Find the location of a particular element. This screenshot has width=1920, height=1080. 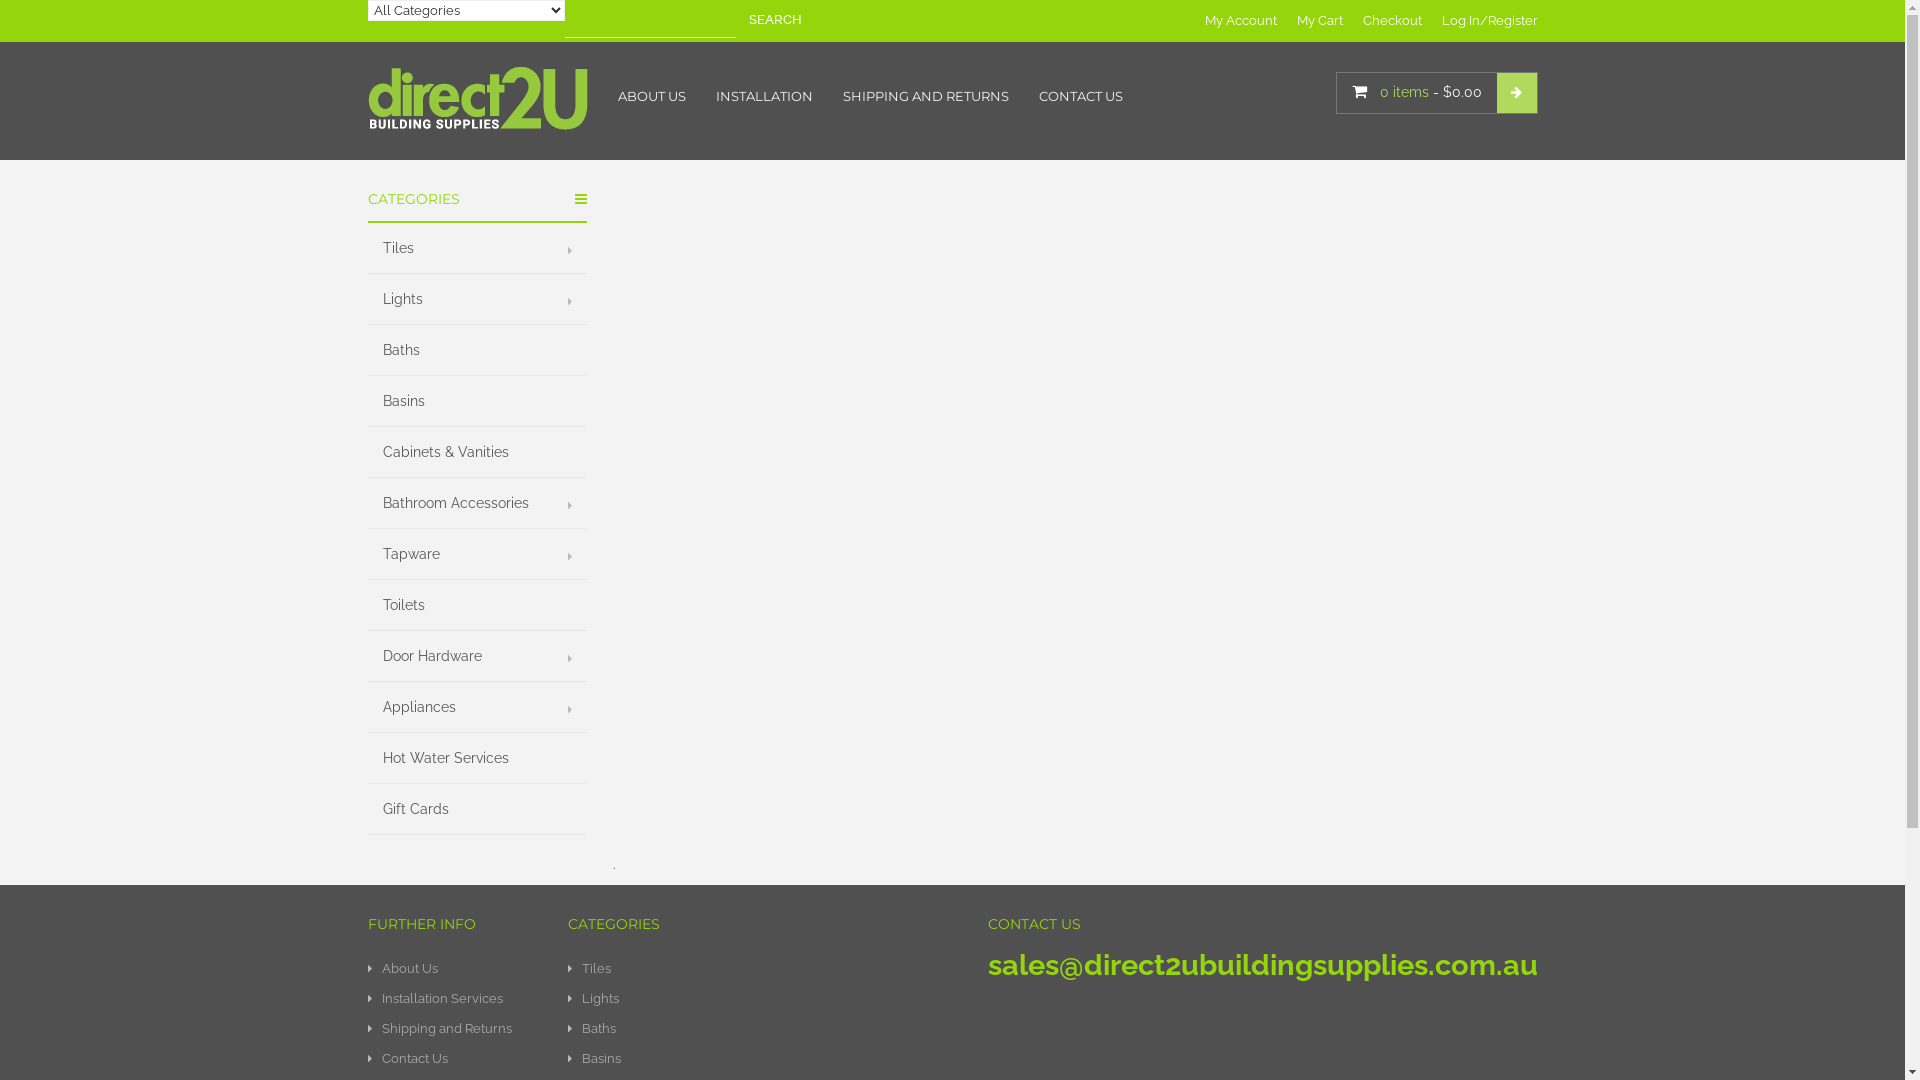

'Hot Water Services' is located at coordinates (477, 758).